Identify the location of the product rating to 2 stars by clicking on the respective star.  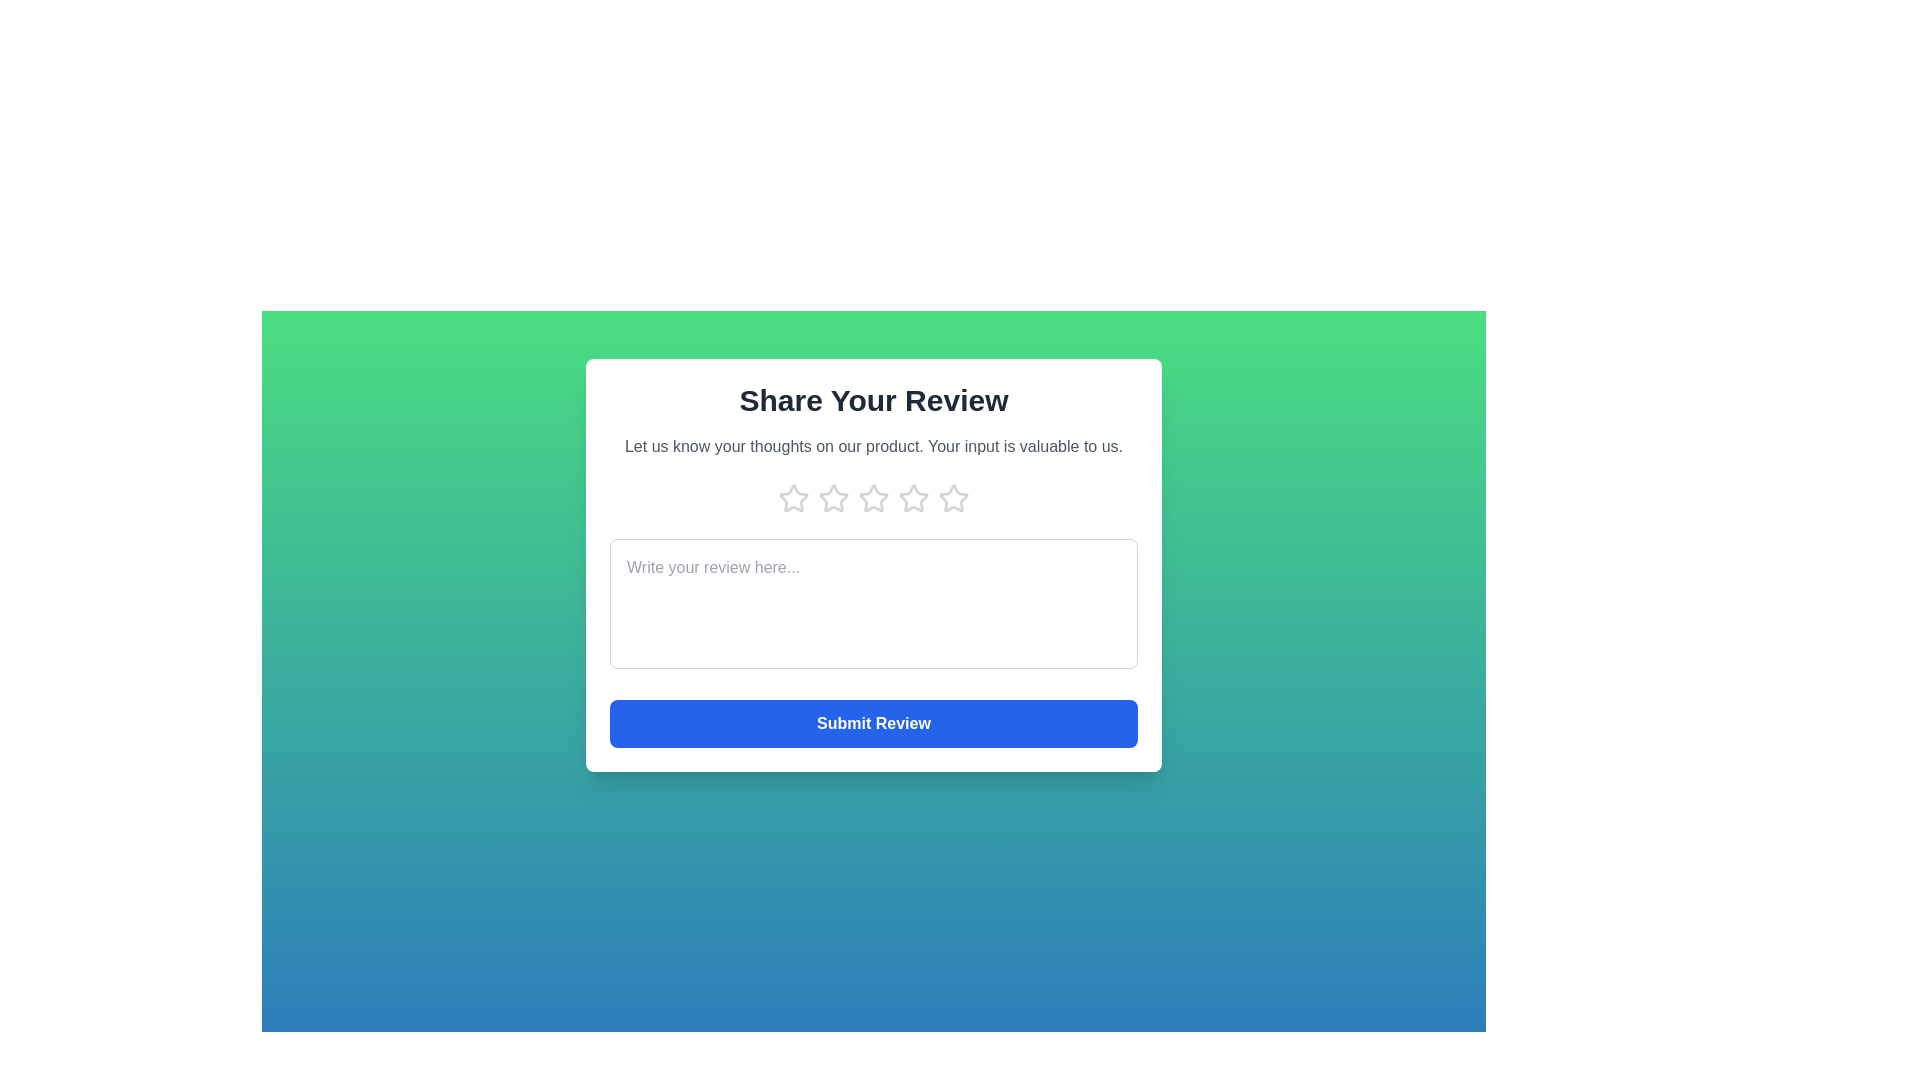
(834, 497).